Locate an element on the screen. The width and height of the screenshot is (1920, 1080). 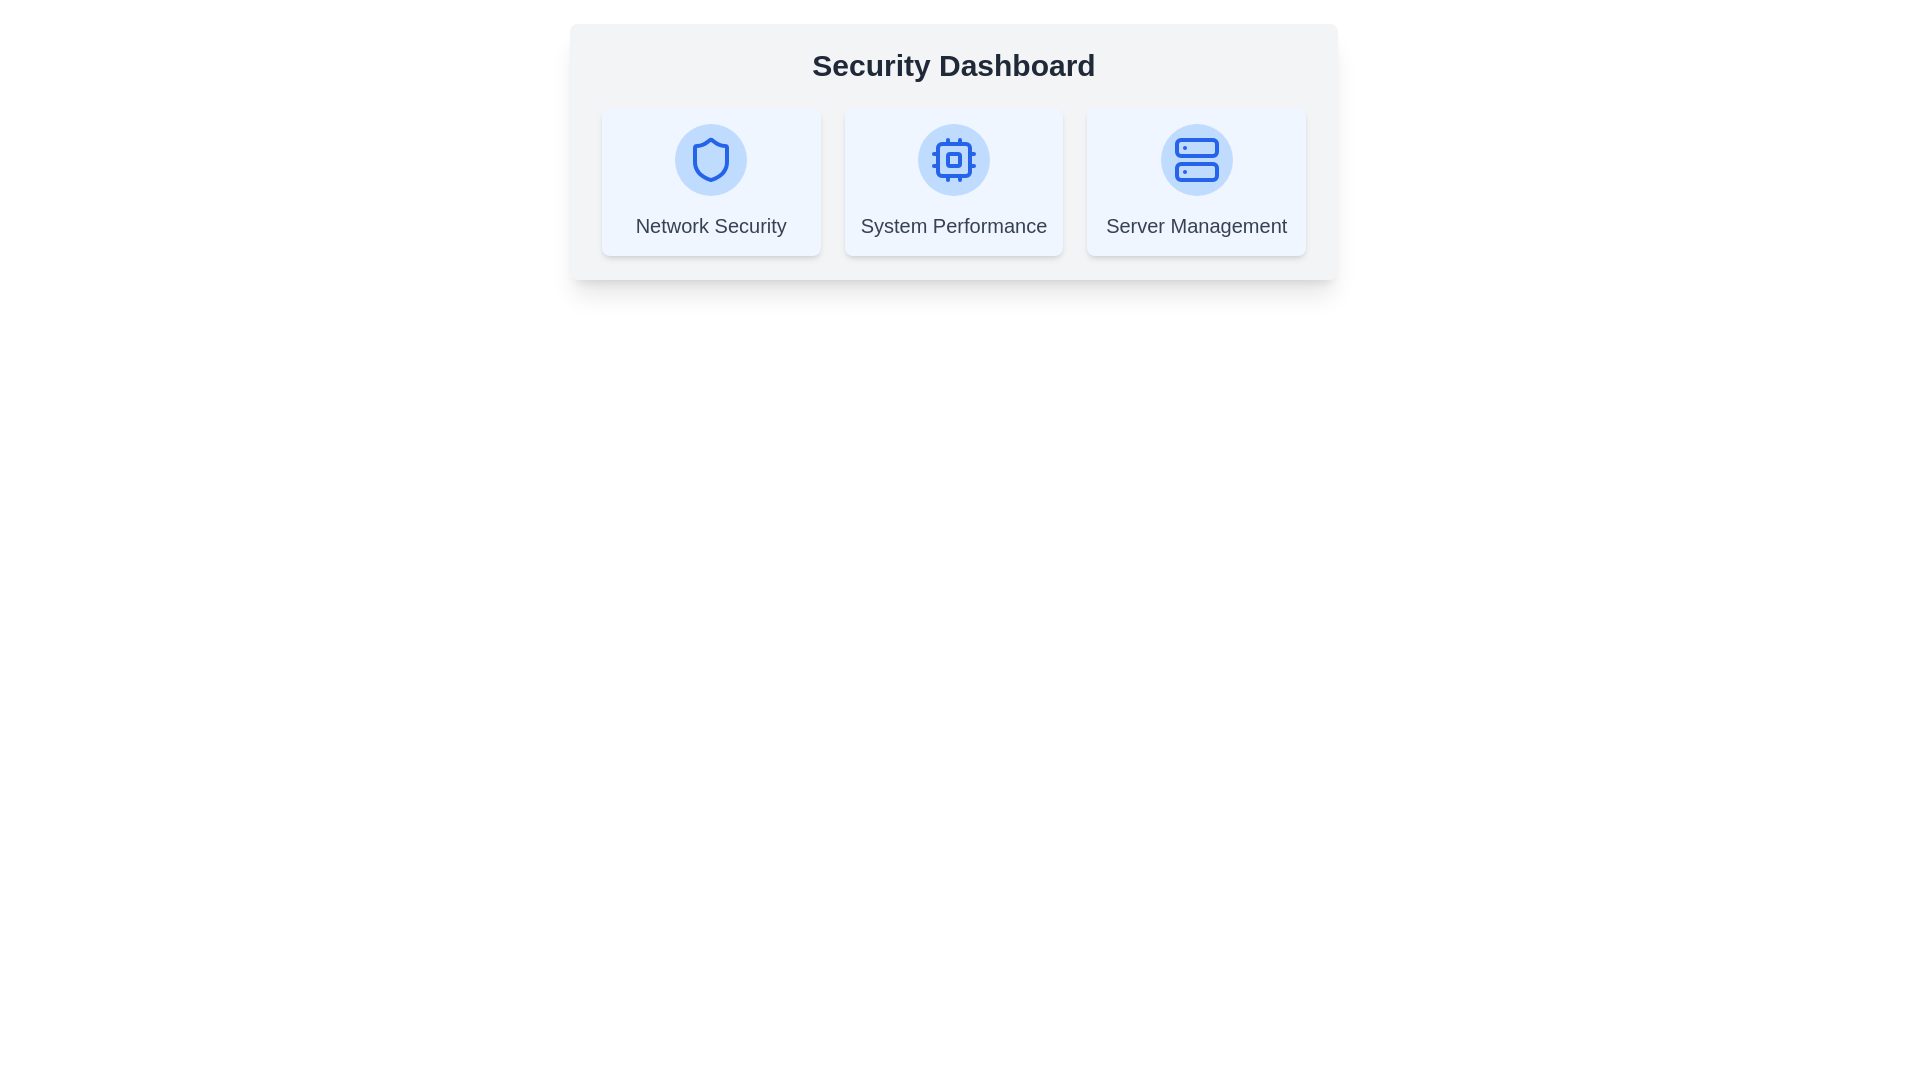
the text label displaying 'Network Security' in bold gray font, centrally aligned under the shield icon is located at coordinates (711, 225).